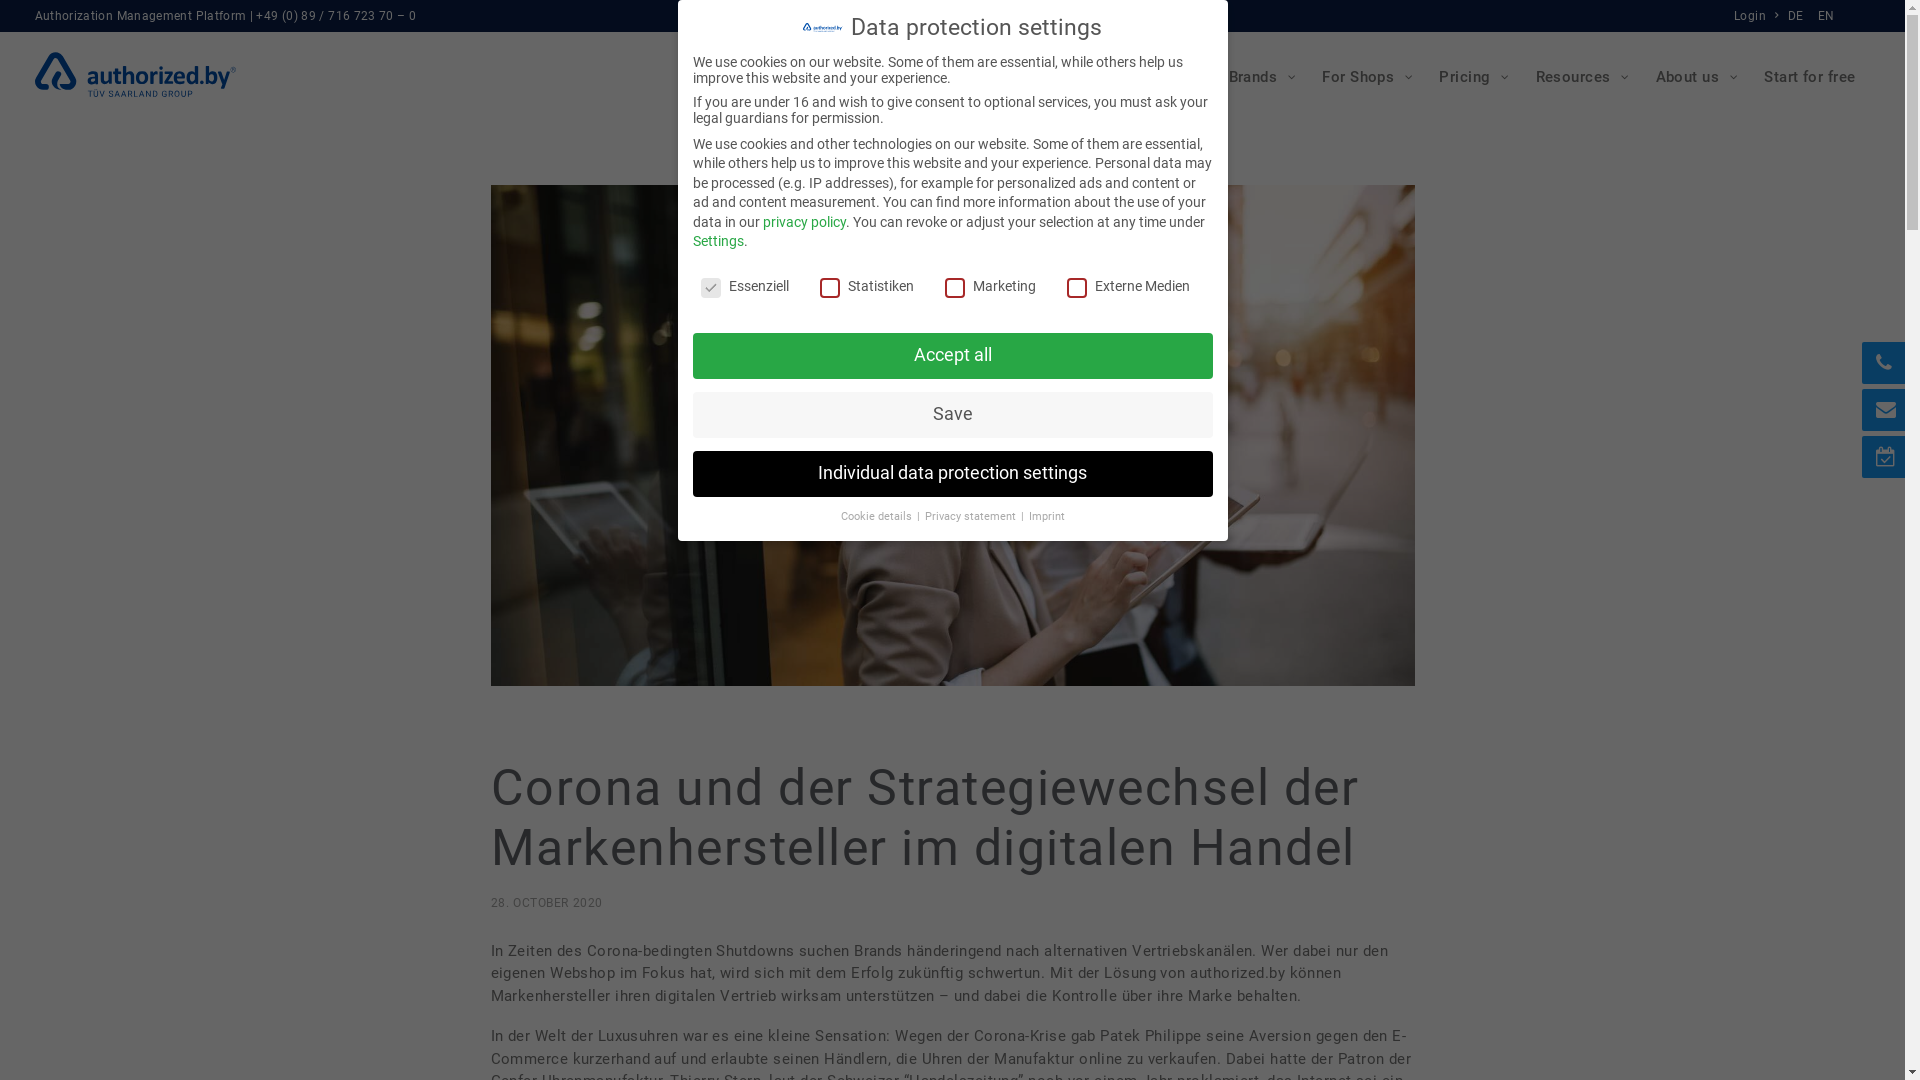  What do you see at coordinates (950, 354) in the screenshot?
I see `'Accept all'` at bounding box center [950, 354].